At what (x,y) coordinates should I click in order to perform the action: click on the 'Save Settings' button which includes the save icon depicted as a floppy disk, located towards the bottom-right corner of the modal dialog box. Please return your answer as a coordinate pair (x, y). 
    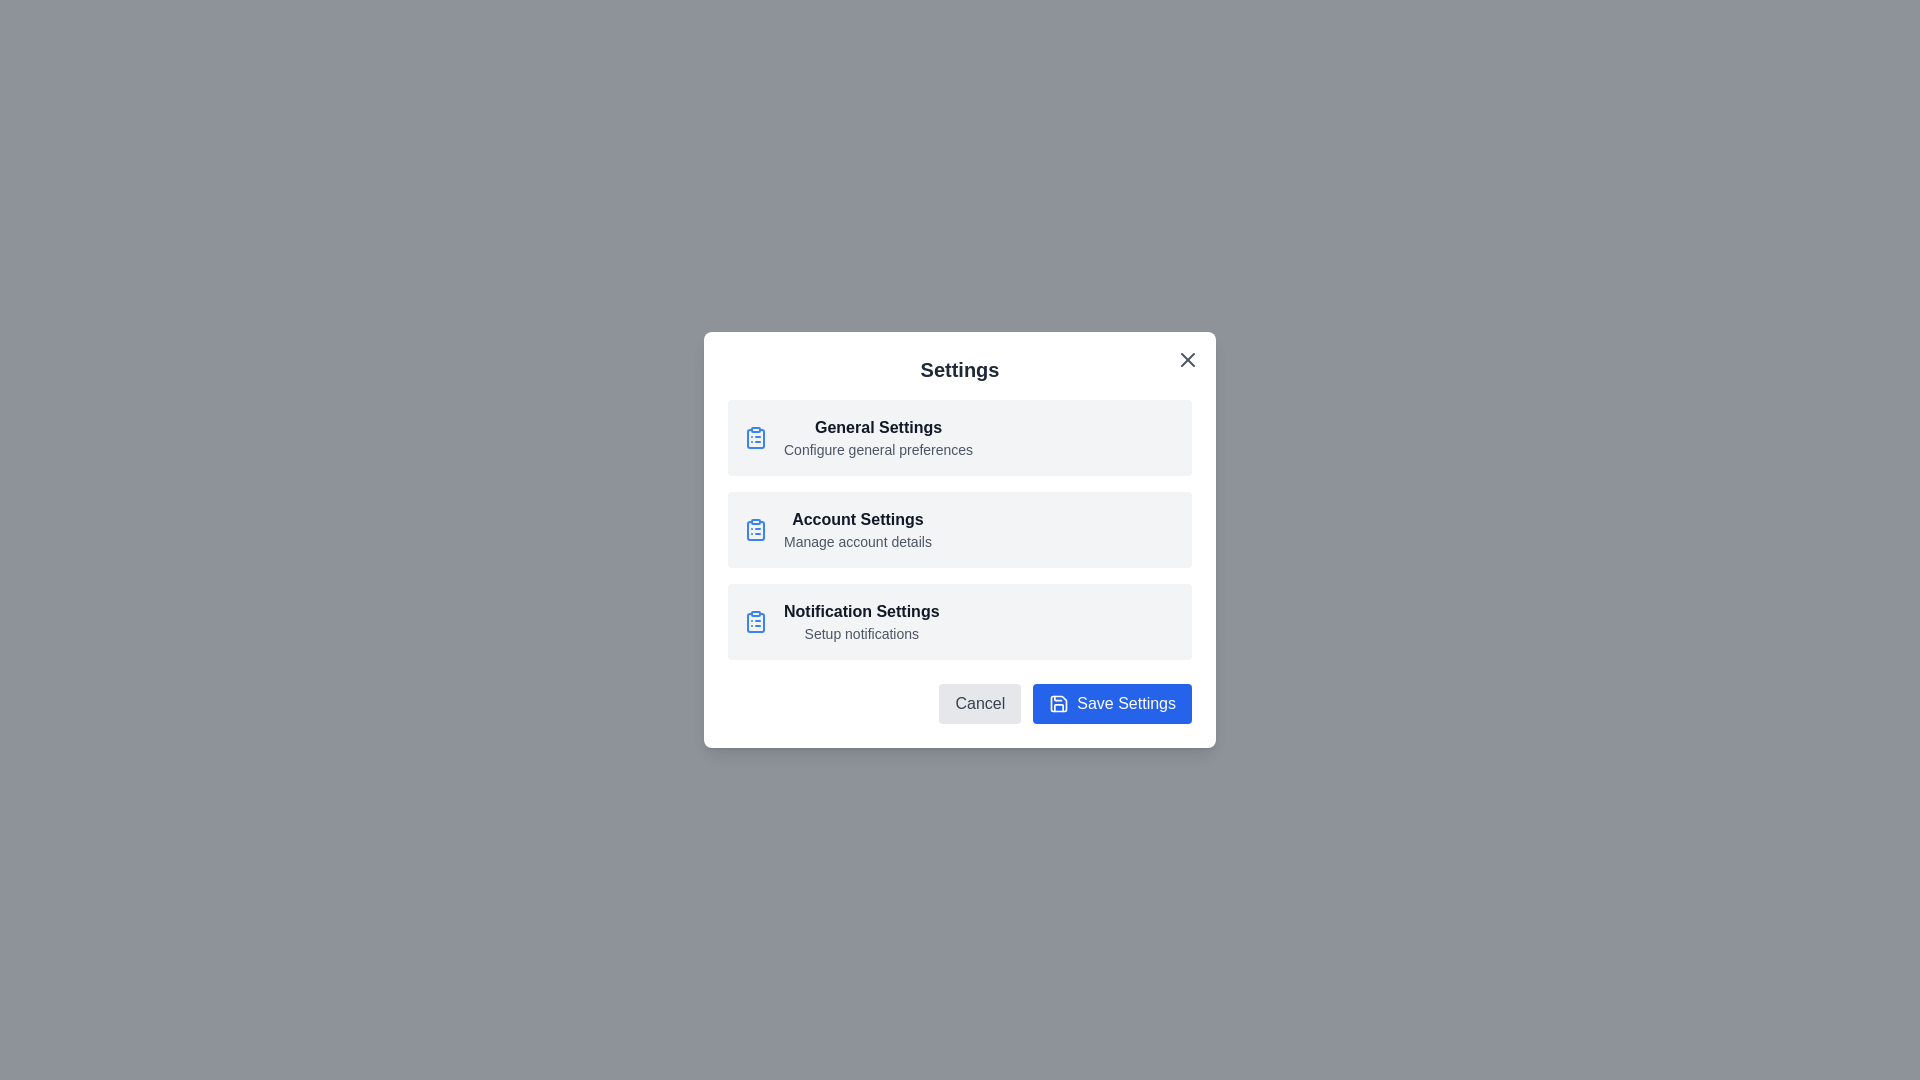
    Looking at the image, I should click on (1058, 703).